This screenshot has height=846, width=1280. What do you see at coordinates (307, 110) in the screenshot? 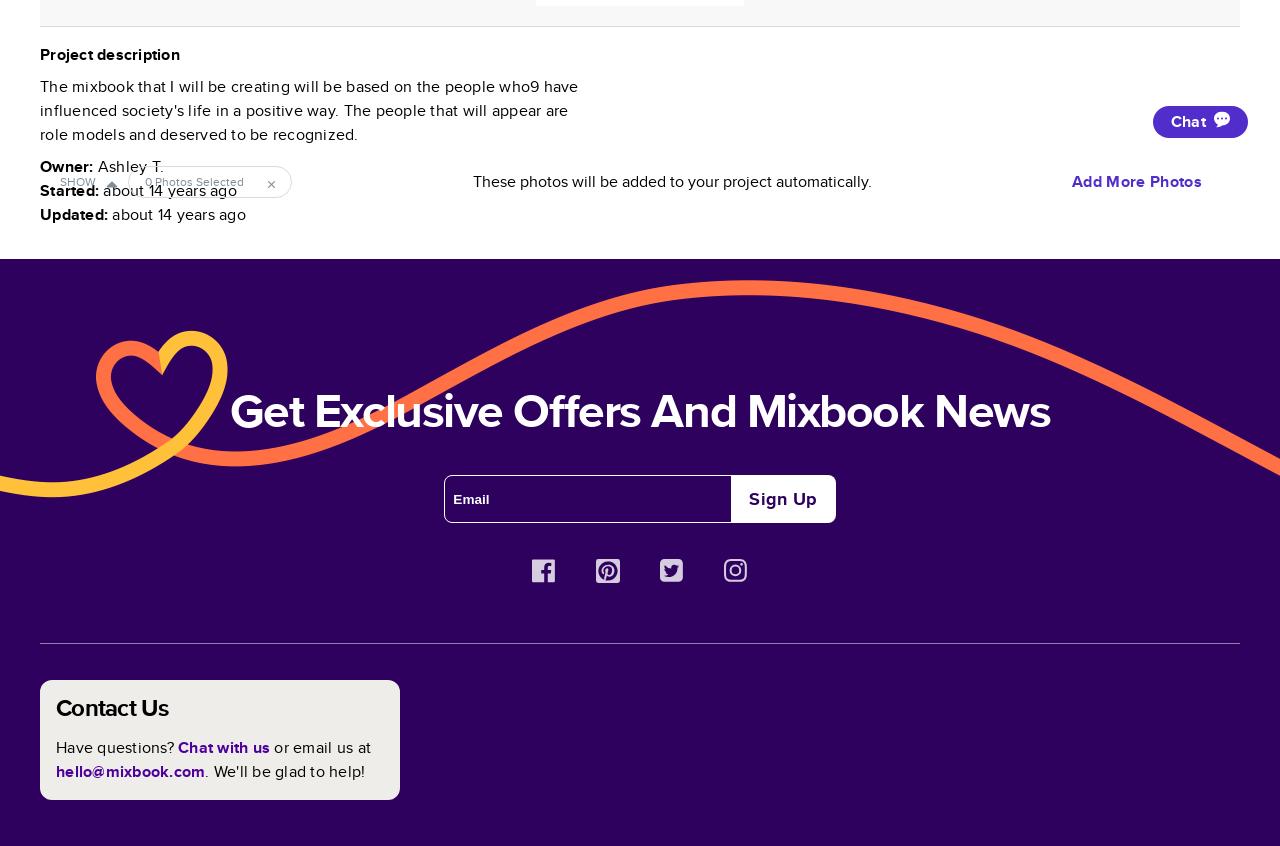
I see `'The mixbook that I will be creating will be based on the people who9 have influenced society's life in a positive way. The people that will appear are role models and deserved to be recognized.'` at bounding box center [307, 110].